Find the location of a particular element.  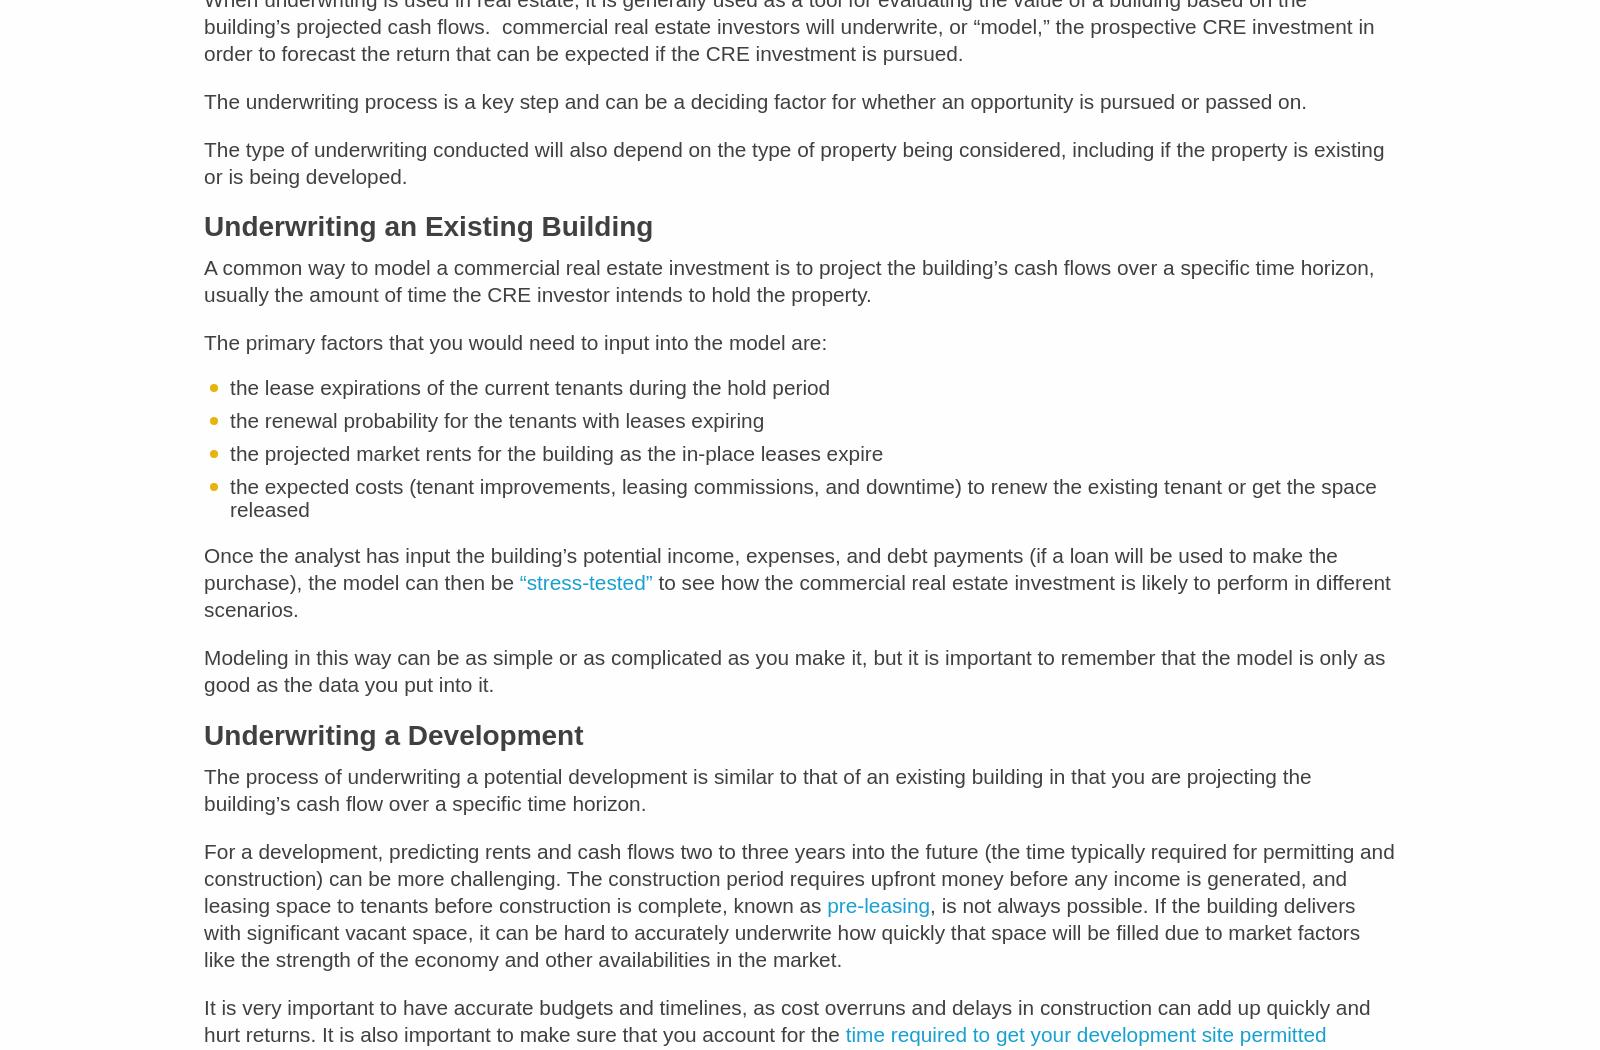

', is not always possible. If the building delivers with significant vacant space, it can be hard to accurately underwrite how quickly that space will be filled due to market factors like the strength of the economy and other availabilities in the market.' is located at coordinates (782, 945).